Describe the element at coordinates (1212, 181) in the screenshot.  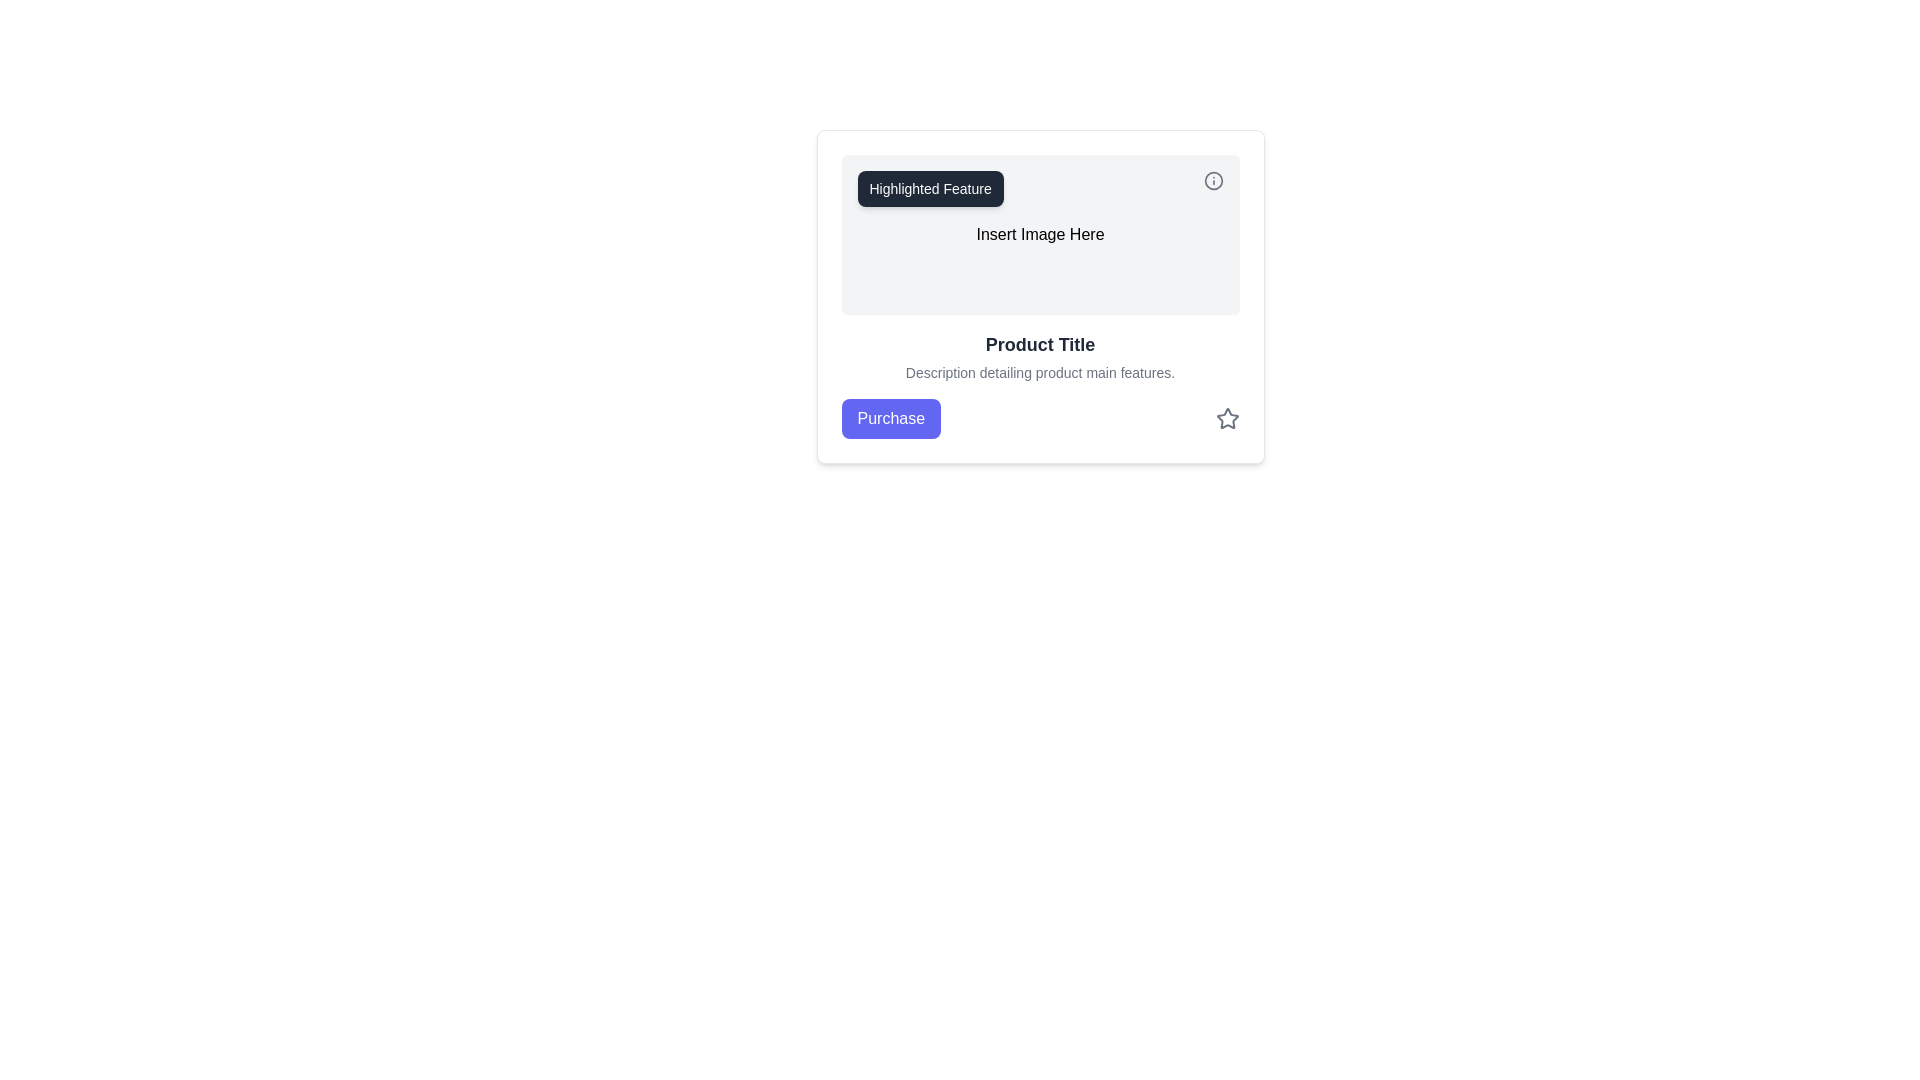
I see `the Circular Shape (SVG Element) located in the upper-right corner of the main product card component, above the 'Insert Image Here' placeholder` at that location.